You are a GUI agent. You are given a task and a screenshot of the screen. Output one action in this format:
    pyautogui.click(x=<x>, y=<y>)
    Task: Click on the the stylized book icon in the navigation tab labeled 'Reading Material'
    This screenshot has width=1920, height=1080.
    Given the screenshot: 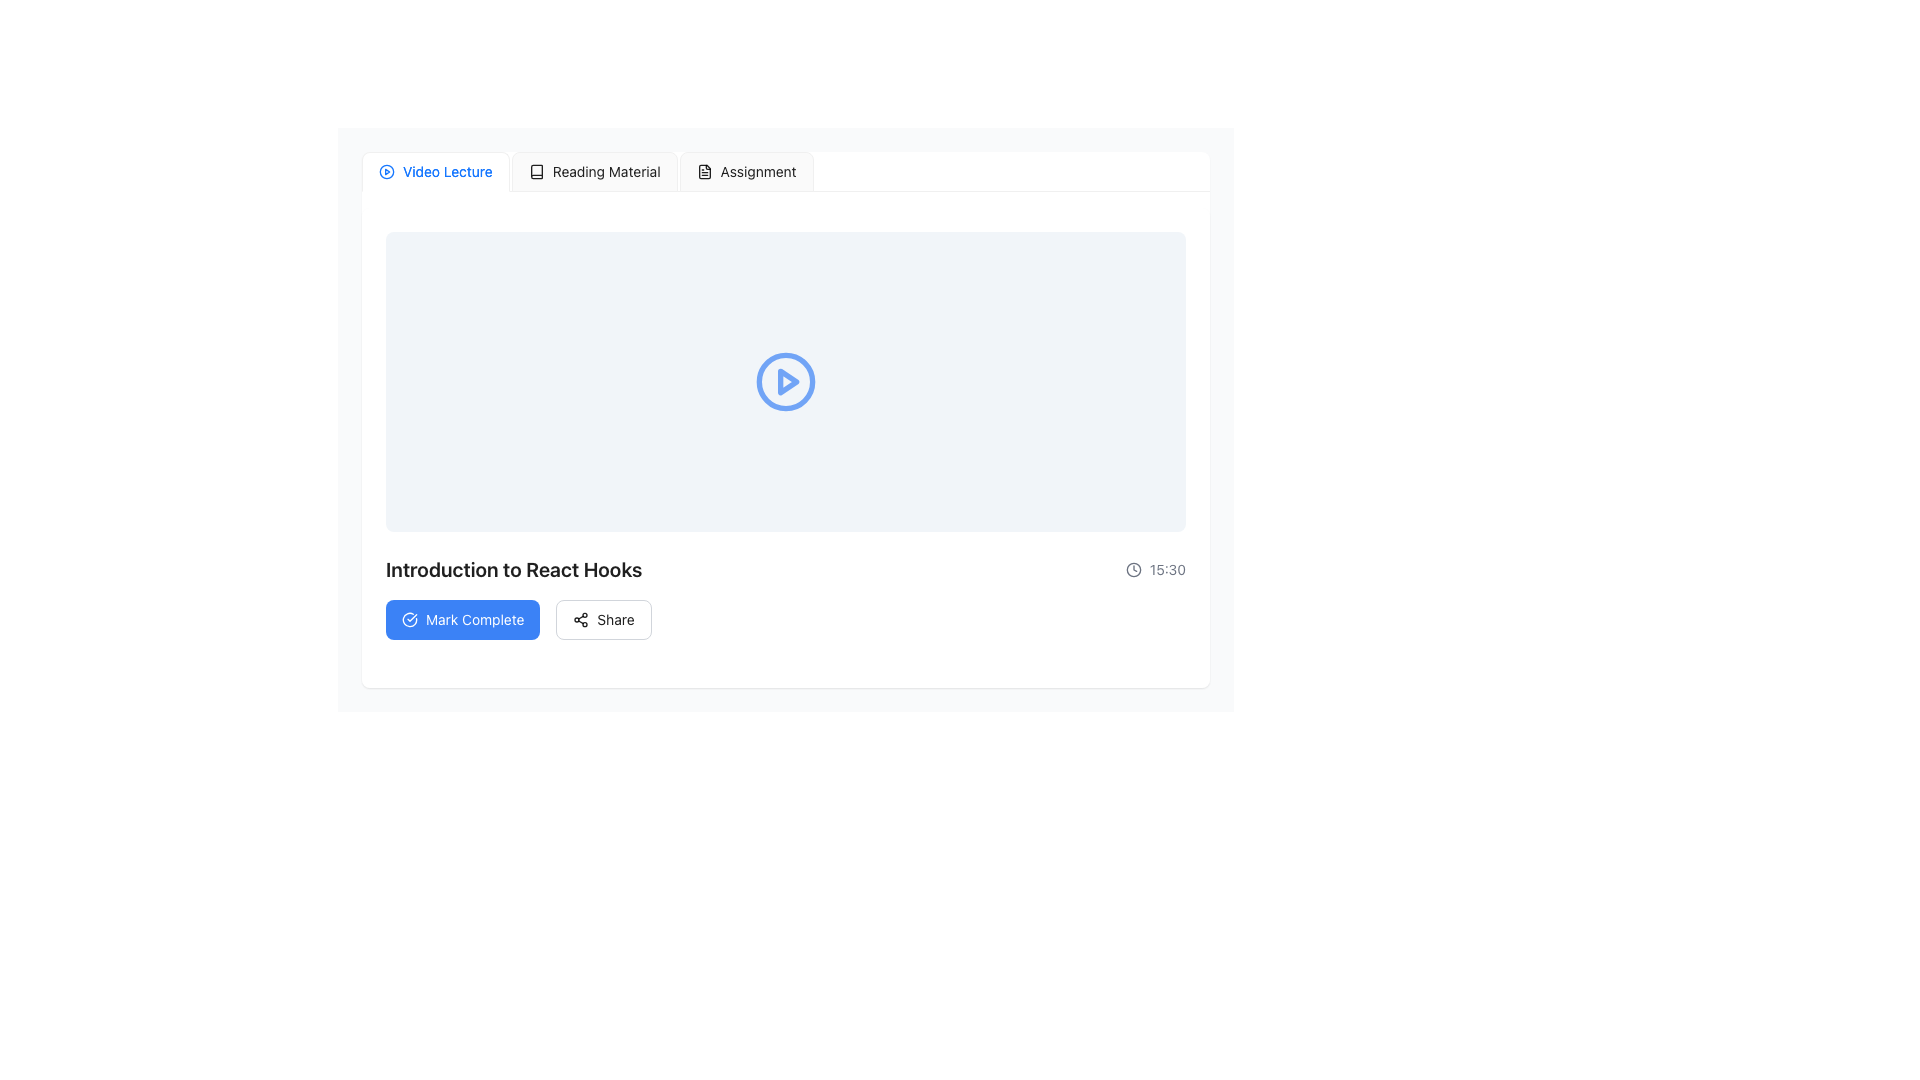 What is the action you would take?
    pyautogui.click(x=536, y=171)
    